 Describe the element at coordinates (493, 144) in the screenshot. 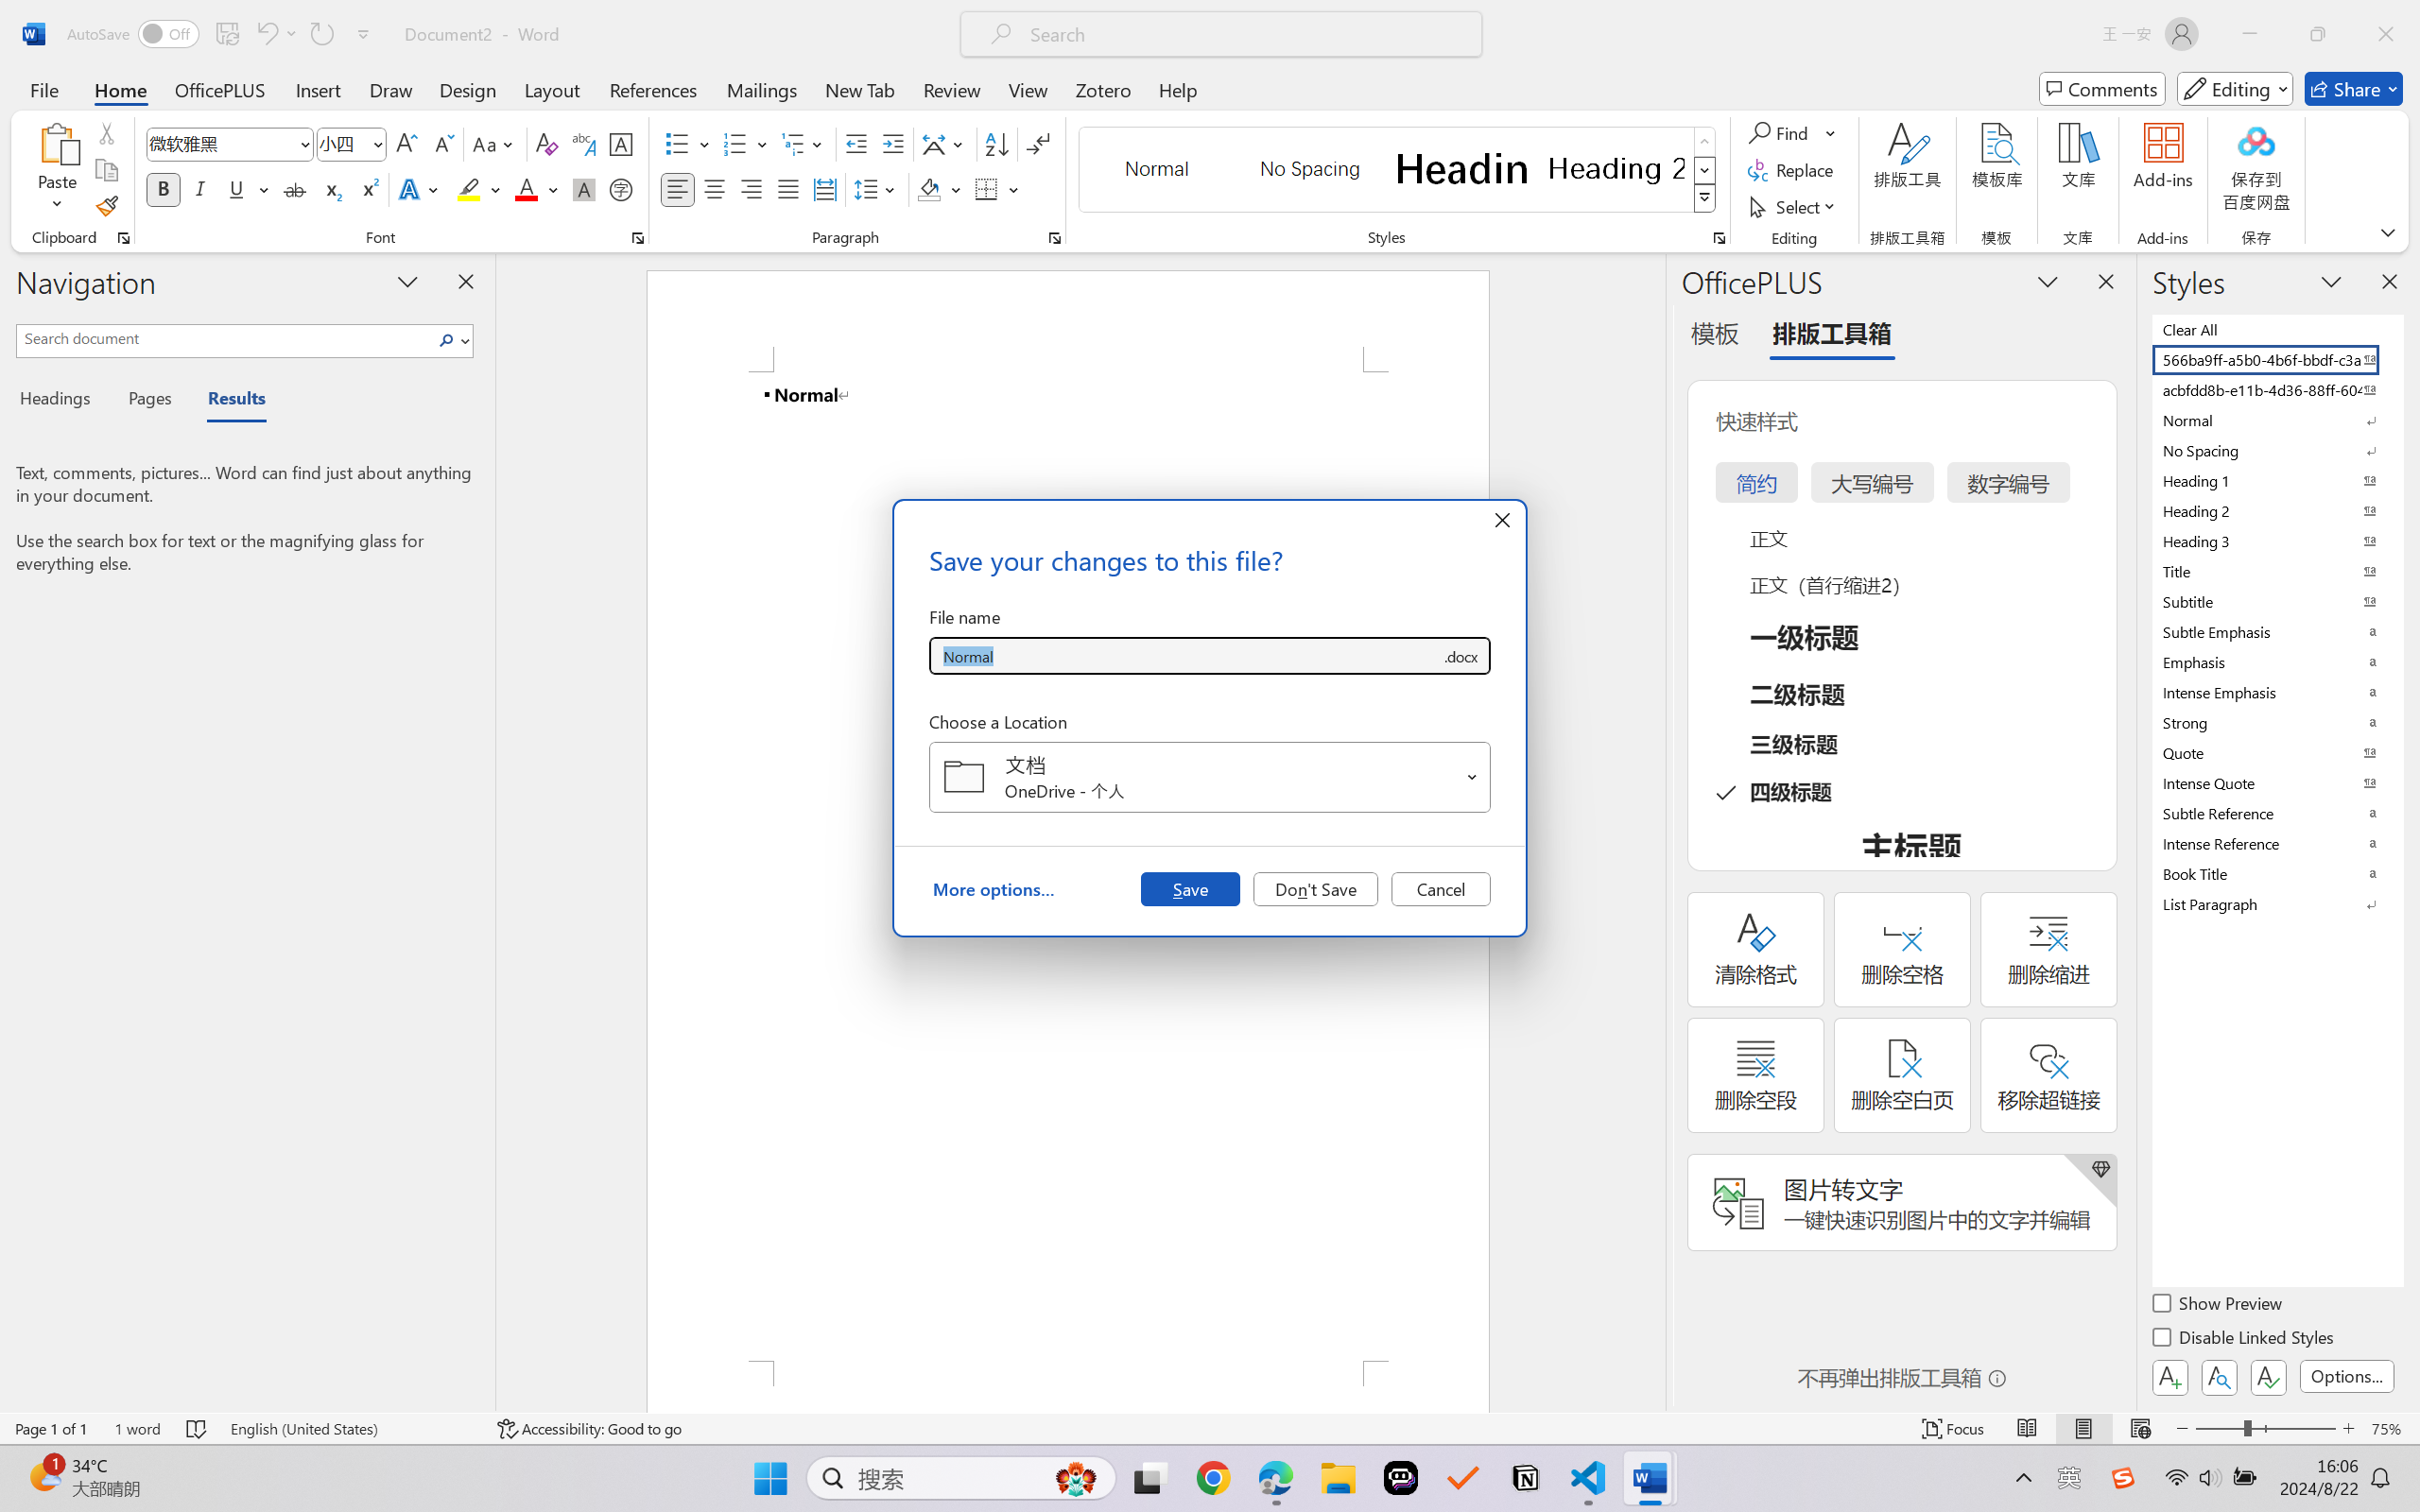

I see `'Change Case'` at that location.